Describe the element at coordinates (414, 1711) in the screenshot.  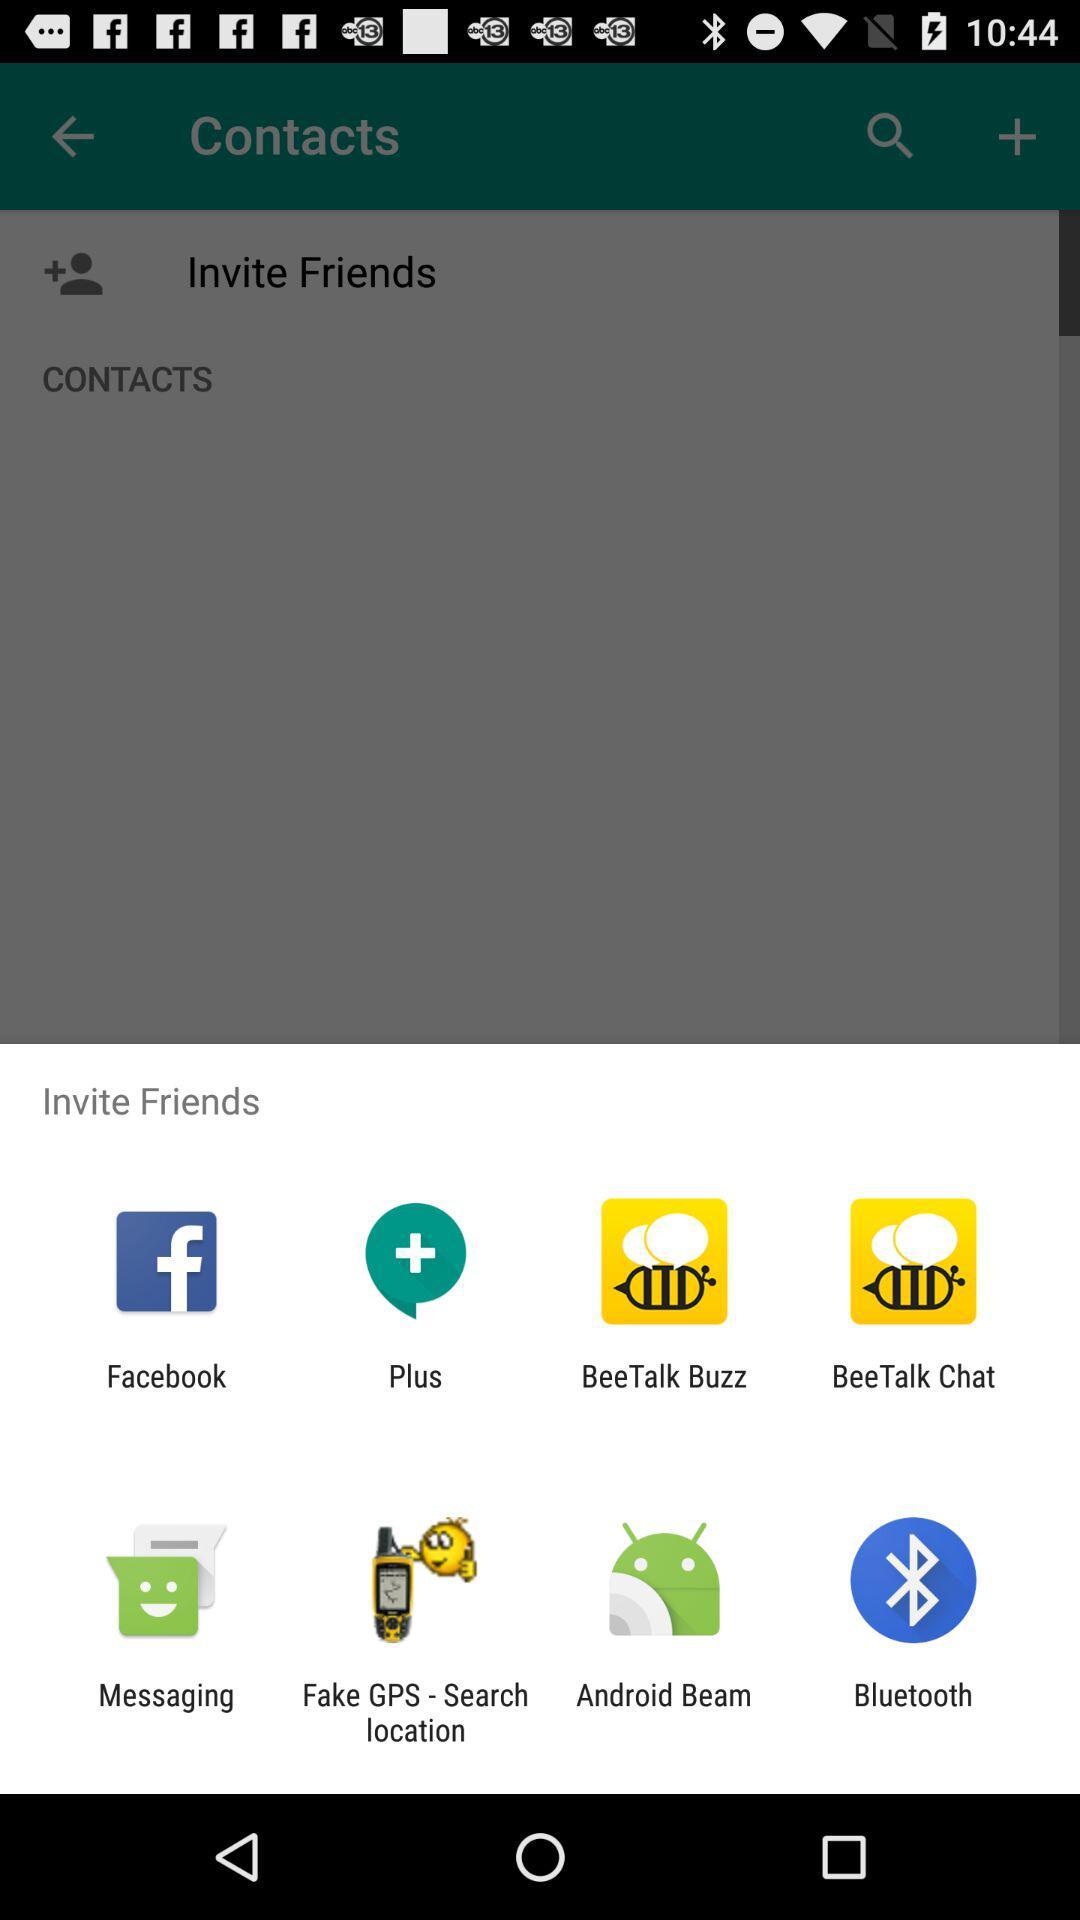
I see `the app next to the android beam app` at that location.